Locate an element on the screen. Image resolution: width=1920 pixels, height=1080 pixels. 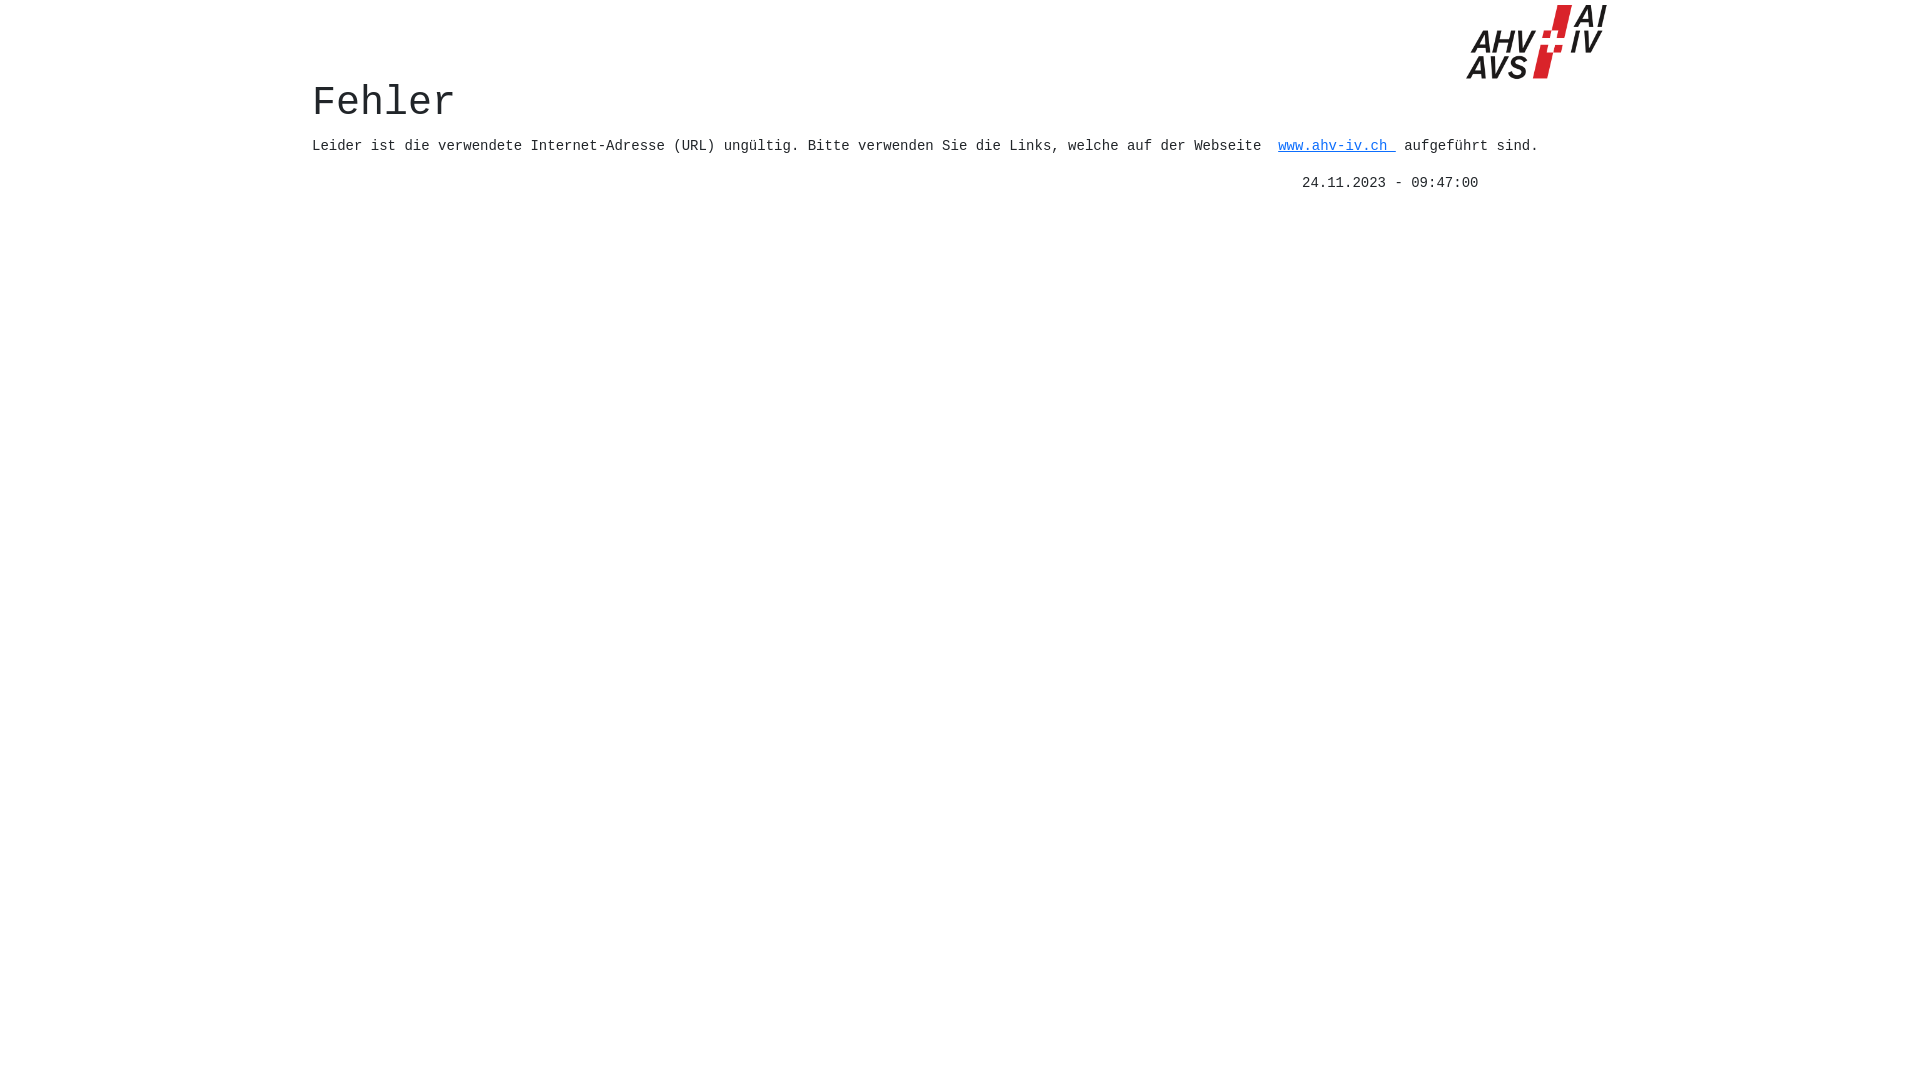
'www.ahv-iv.ch' is located at coordinates (1337, 145).